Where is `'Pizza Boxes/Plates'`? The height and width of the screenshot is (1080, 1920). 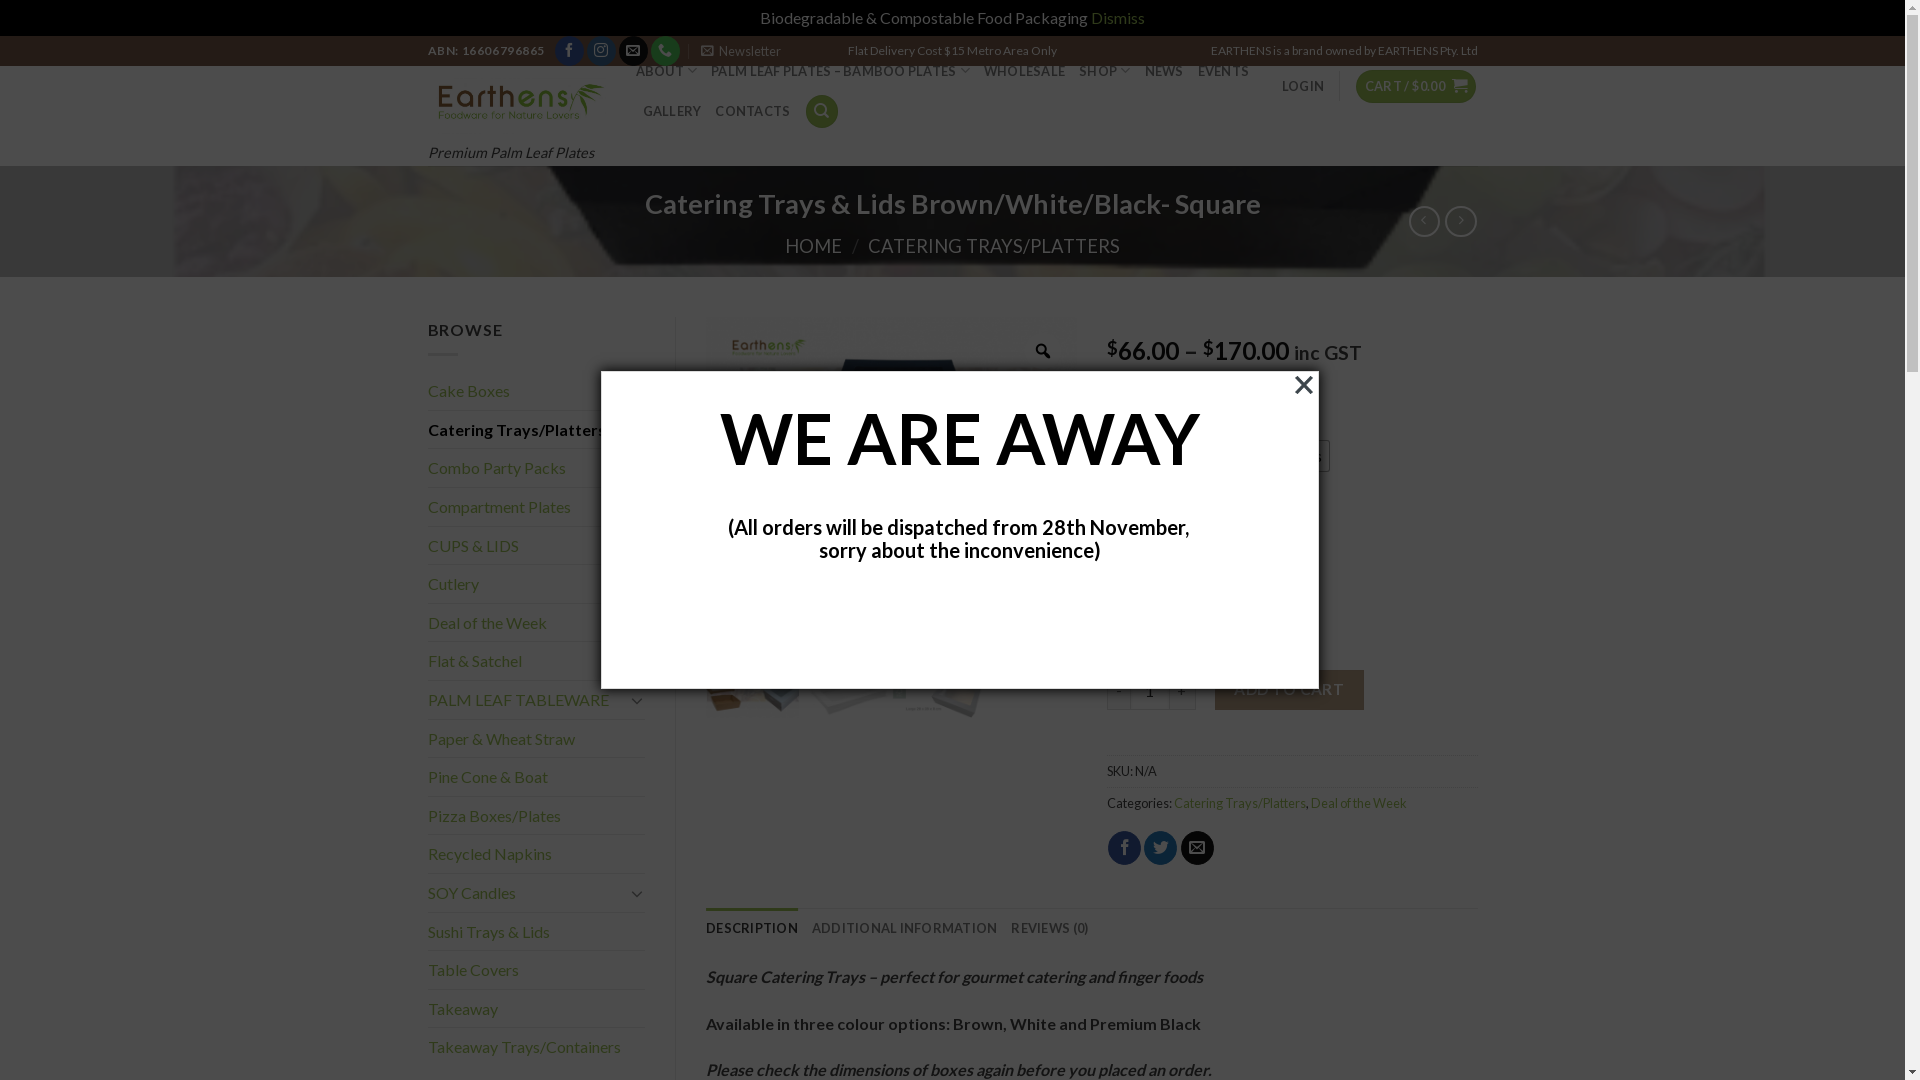
'Pizza Boxes/Plates' is located at coordinates (537, 816).